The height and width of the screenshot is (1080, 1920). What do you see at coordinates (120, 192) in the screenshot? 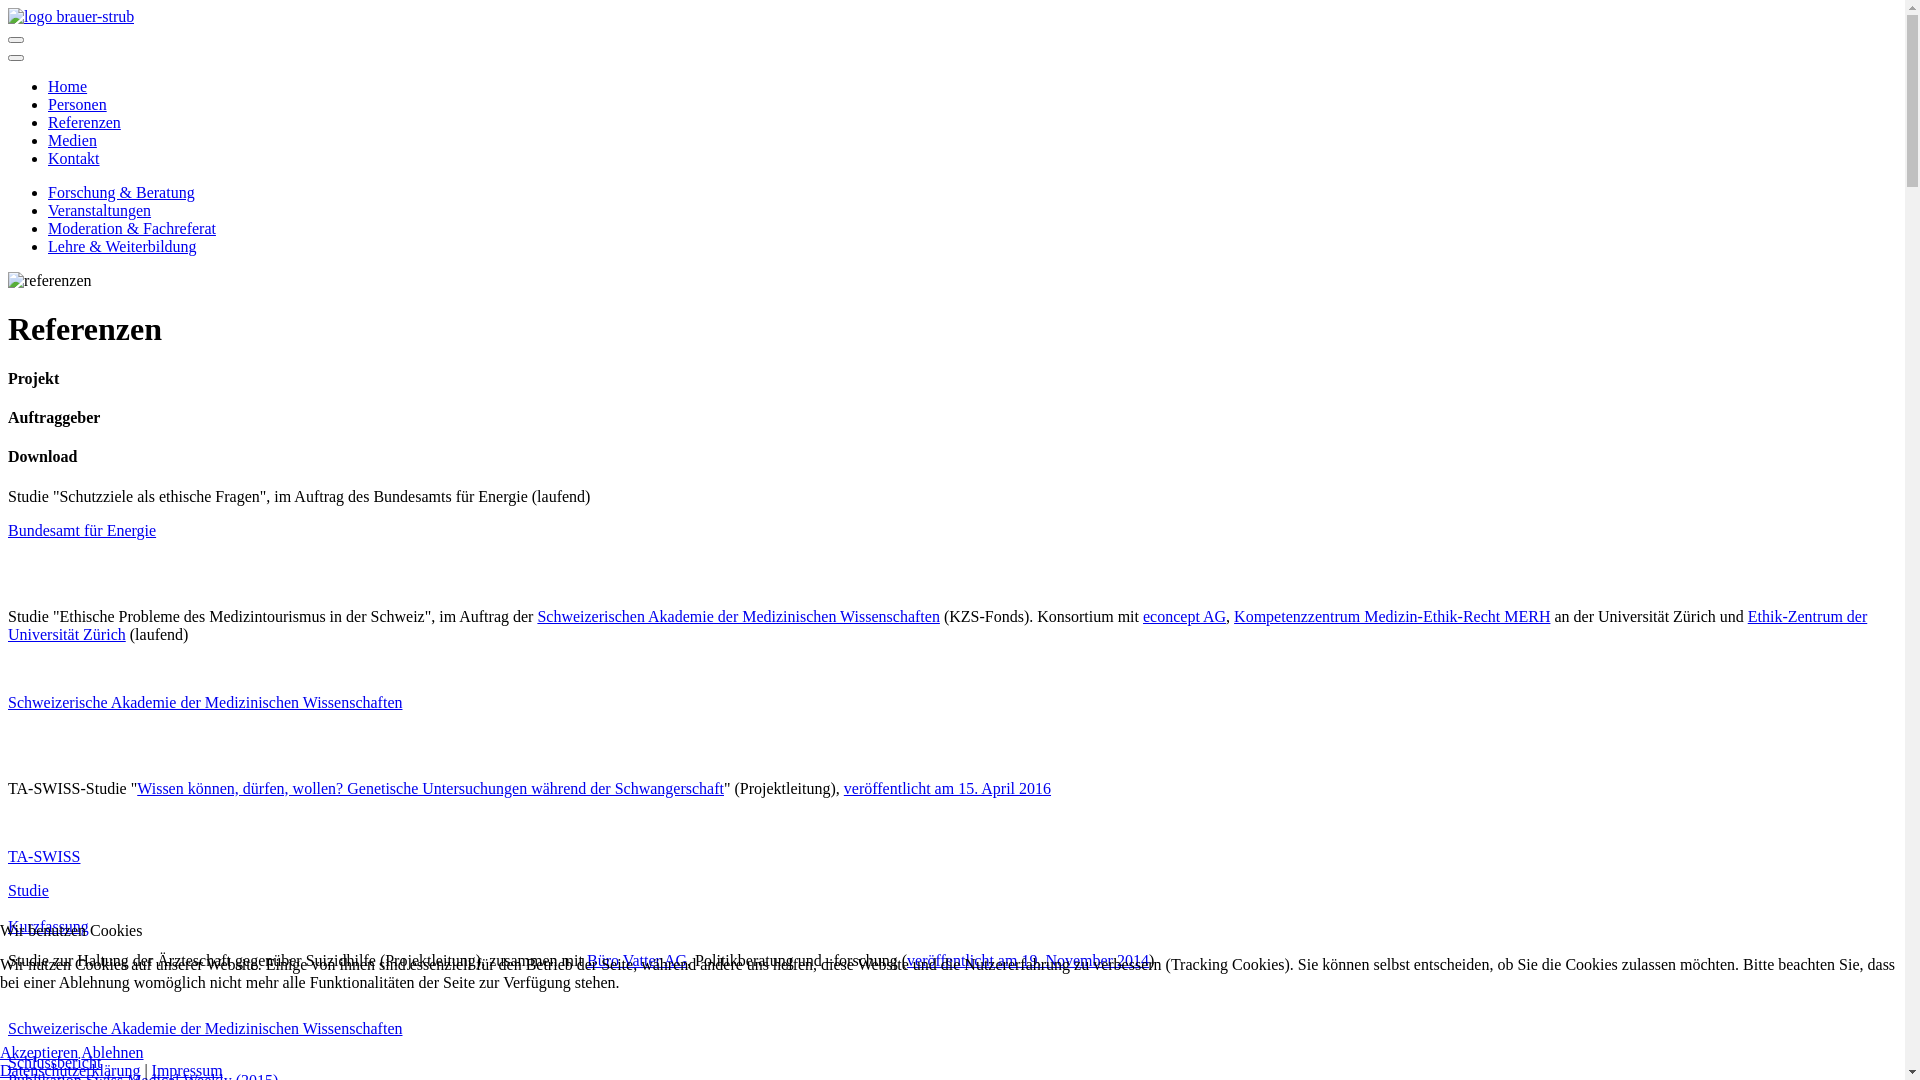
I see `'Forschung & Beratung'` at bounding box center [120, 192].